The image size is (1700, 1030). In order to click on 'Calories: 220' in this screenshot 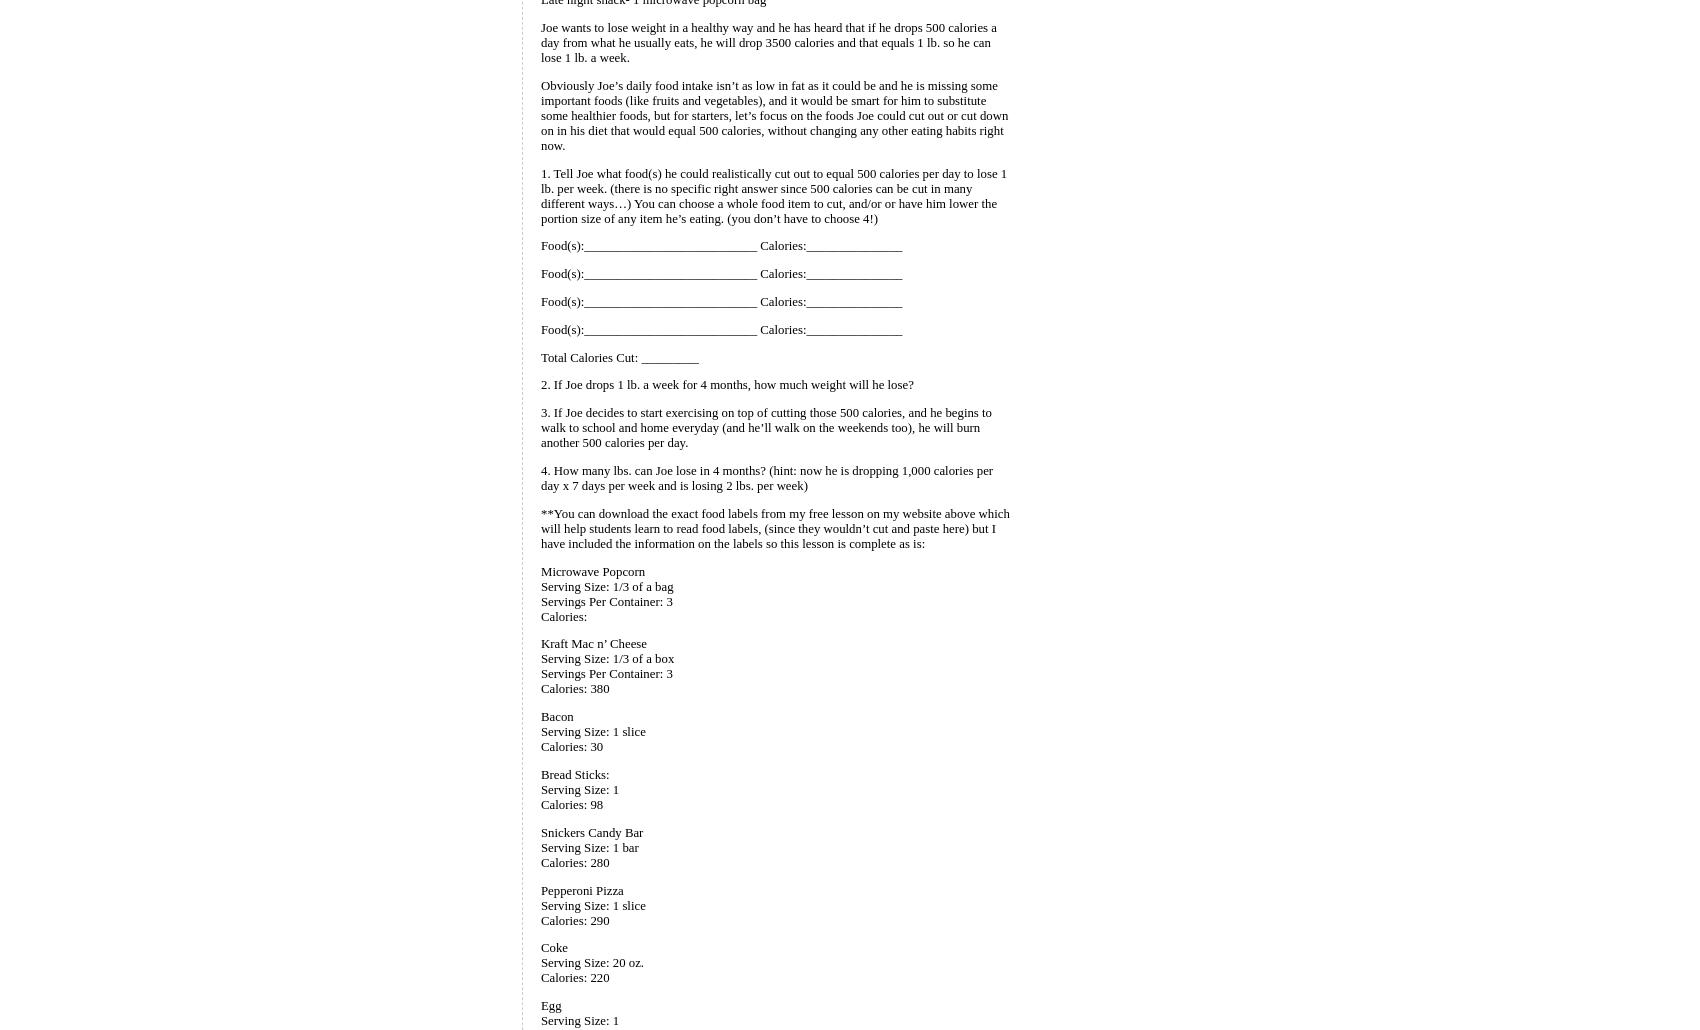, I will do `click(573, 976)`.